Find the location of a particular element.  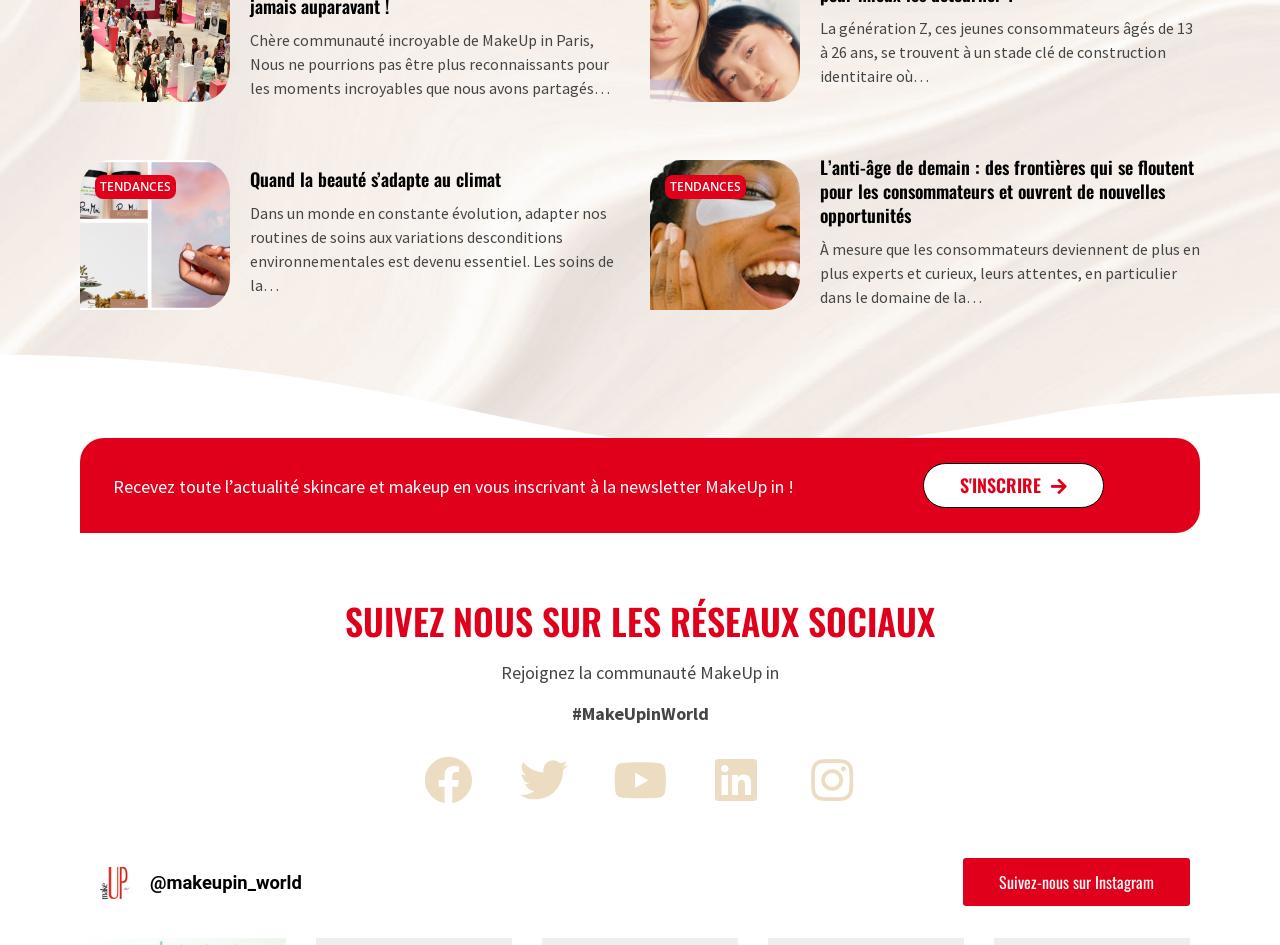

'Dans un monde en constante évolution, adapter nos routines de soins aux variations desconditions environnementales est devenu essentiel. Les soins de la…' is located at coordinates (431, 246).